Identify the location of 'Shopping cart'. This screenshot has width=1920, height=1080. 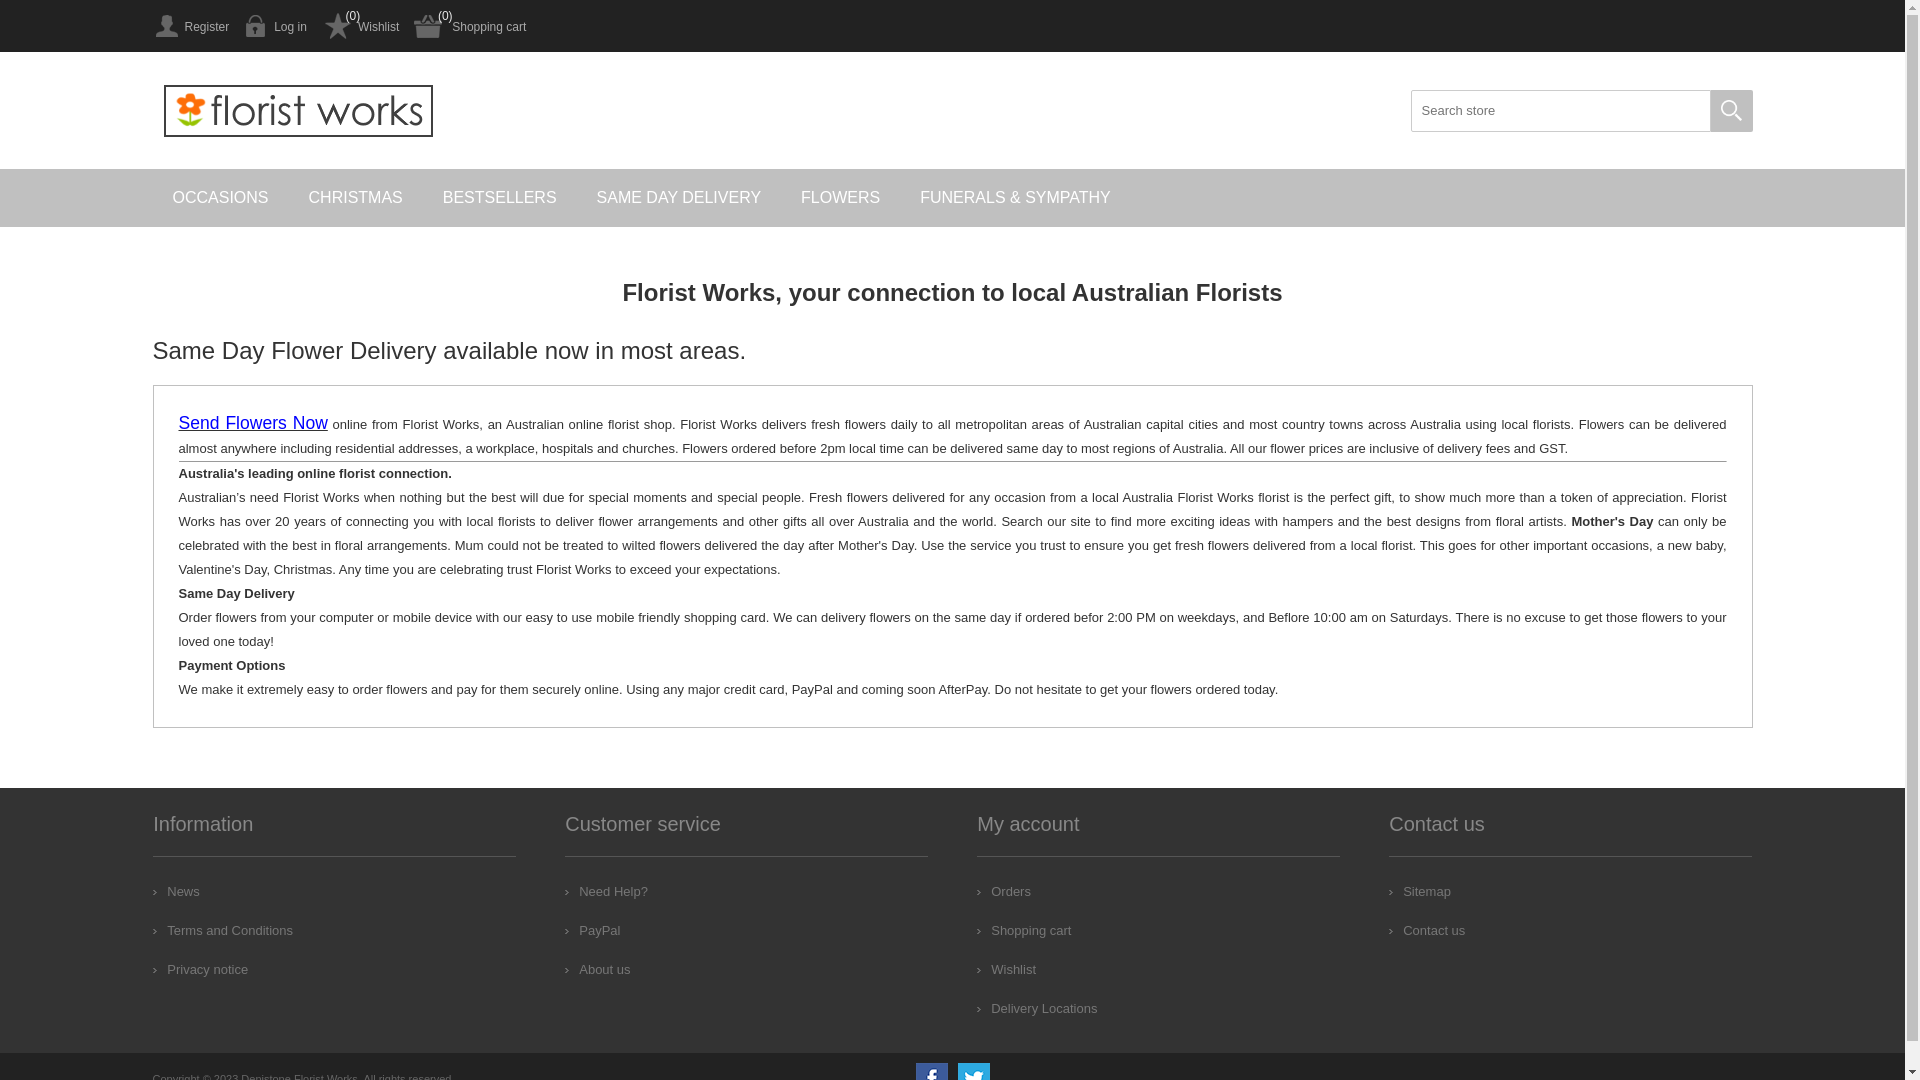
(469, 26).